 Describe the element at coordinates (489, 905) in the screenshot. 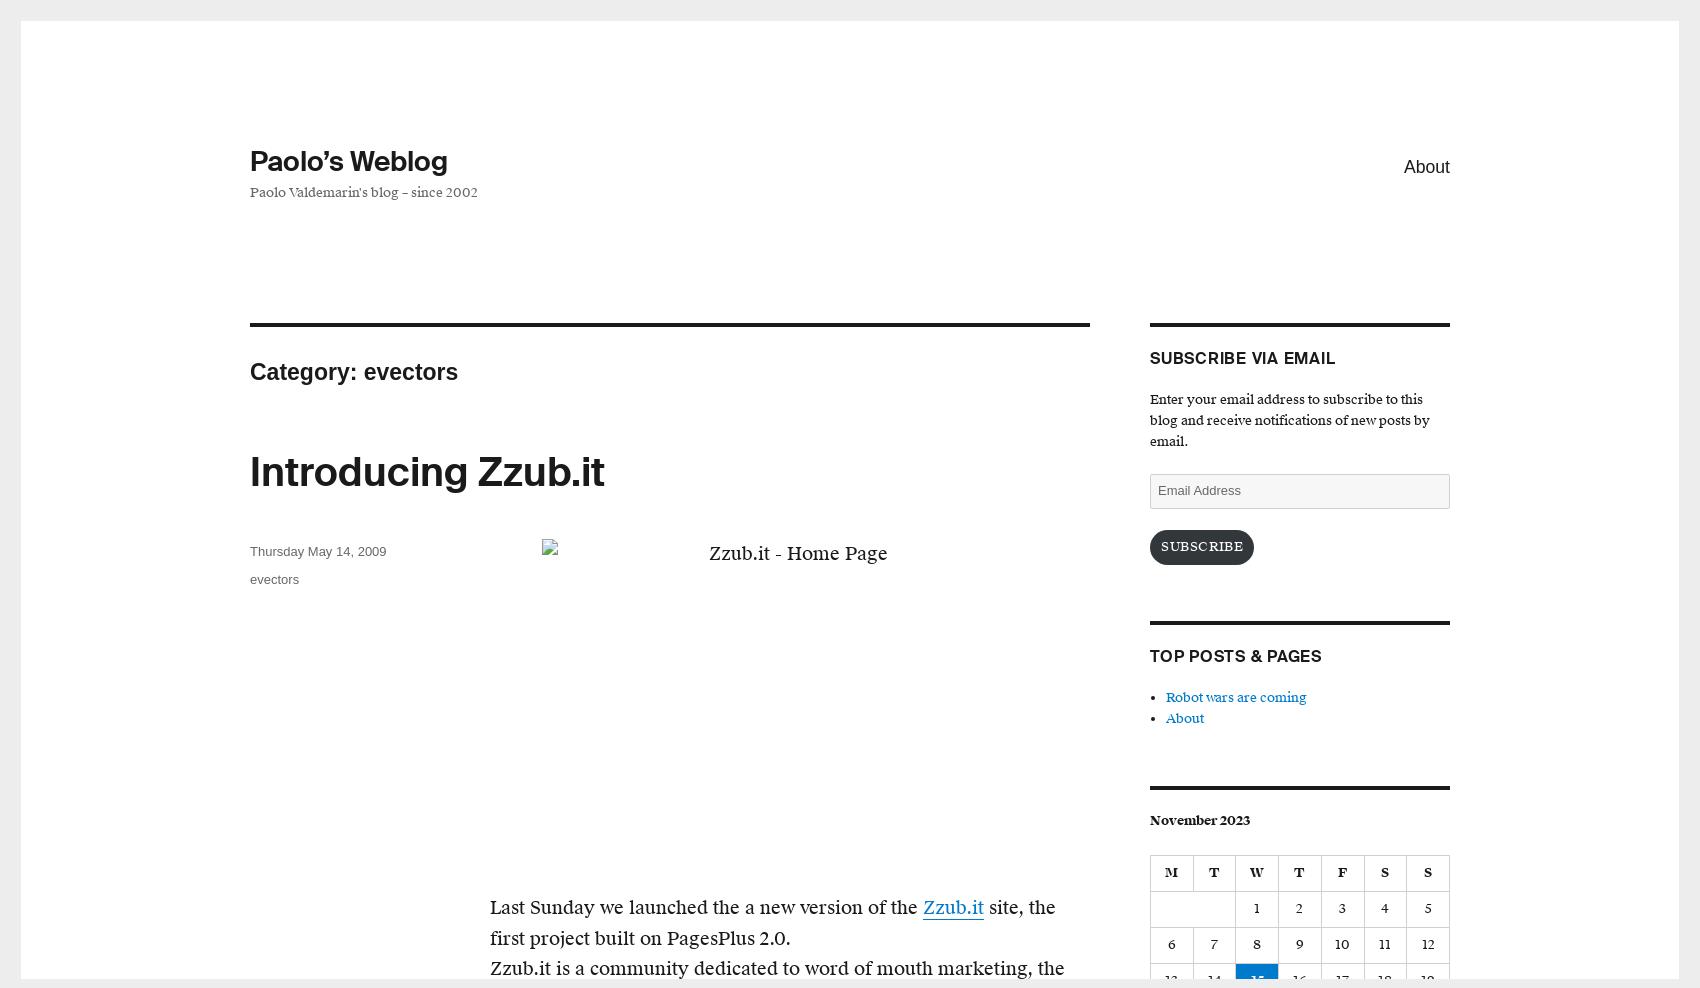

I see `'Last Sunday we launched the a new version of the'` at that location.